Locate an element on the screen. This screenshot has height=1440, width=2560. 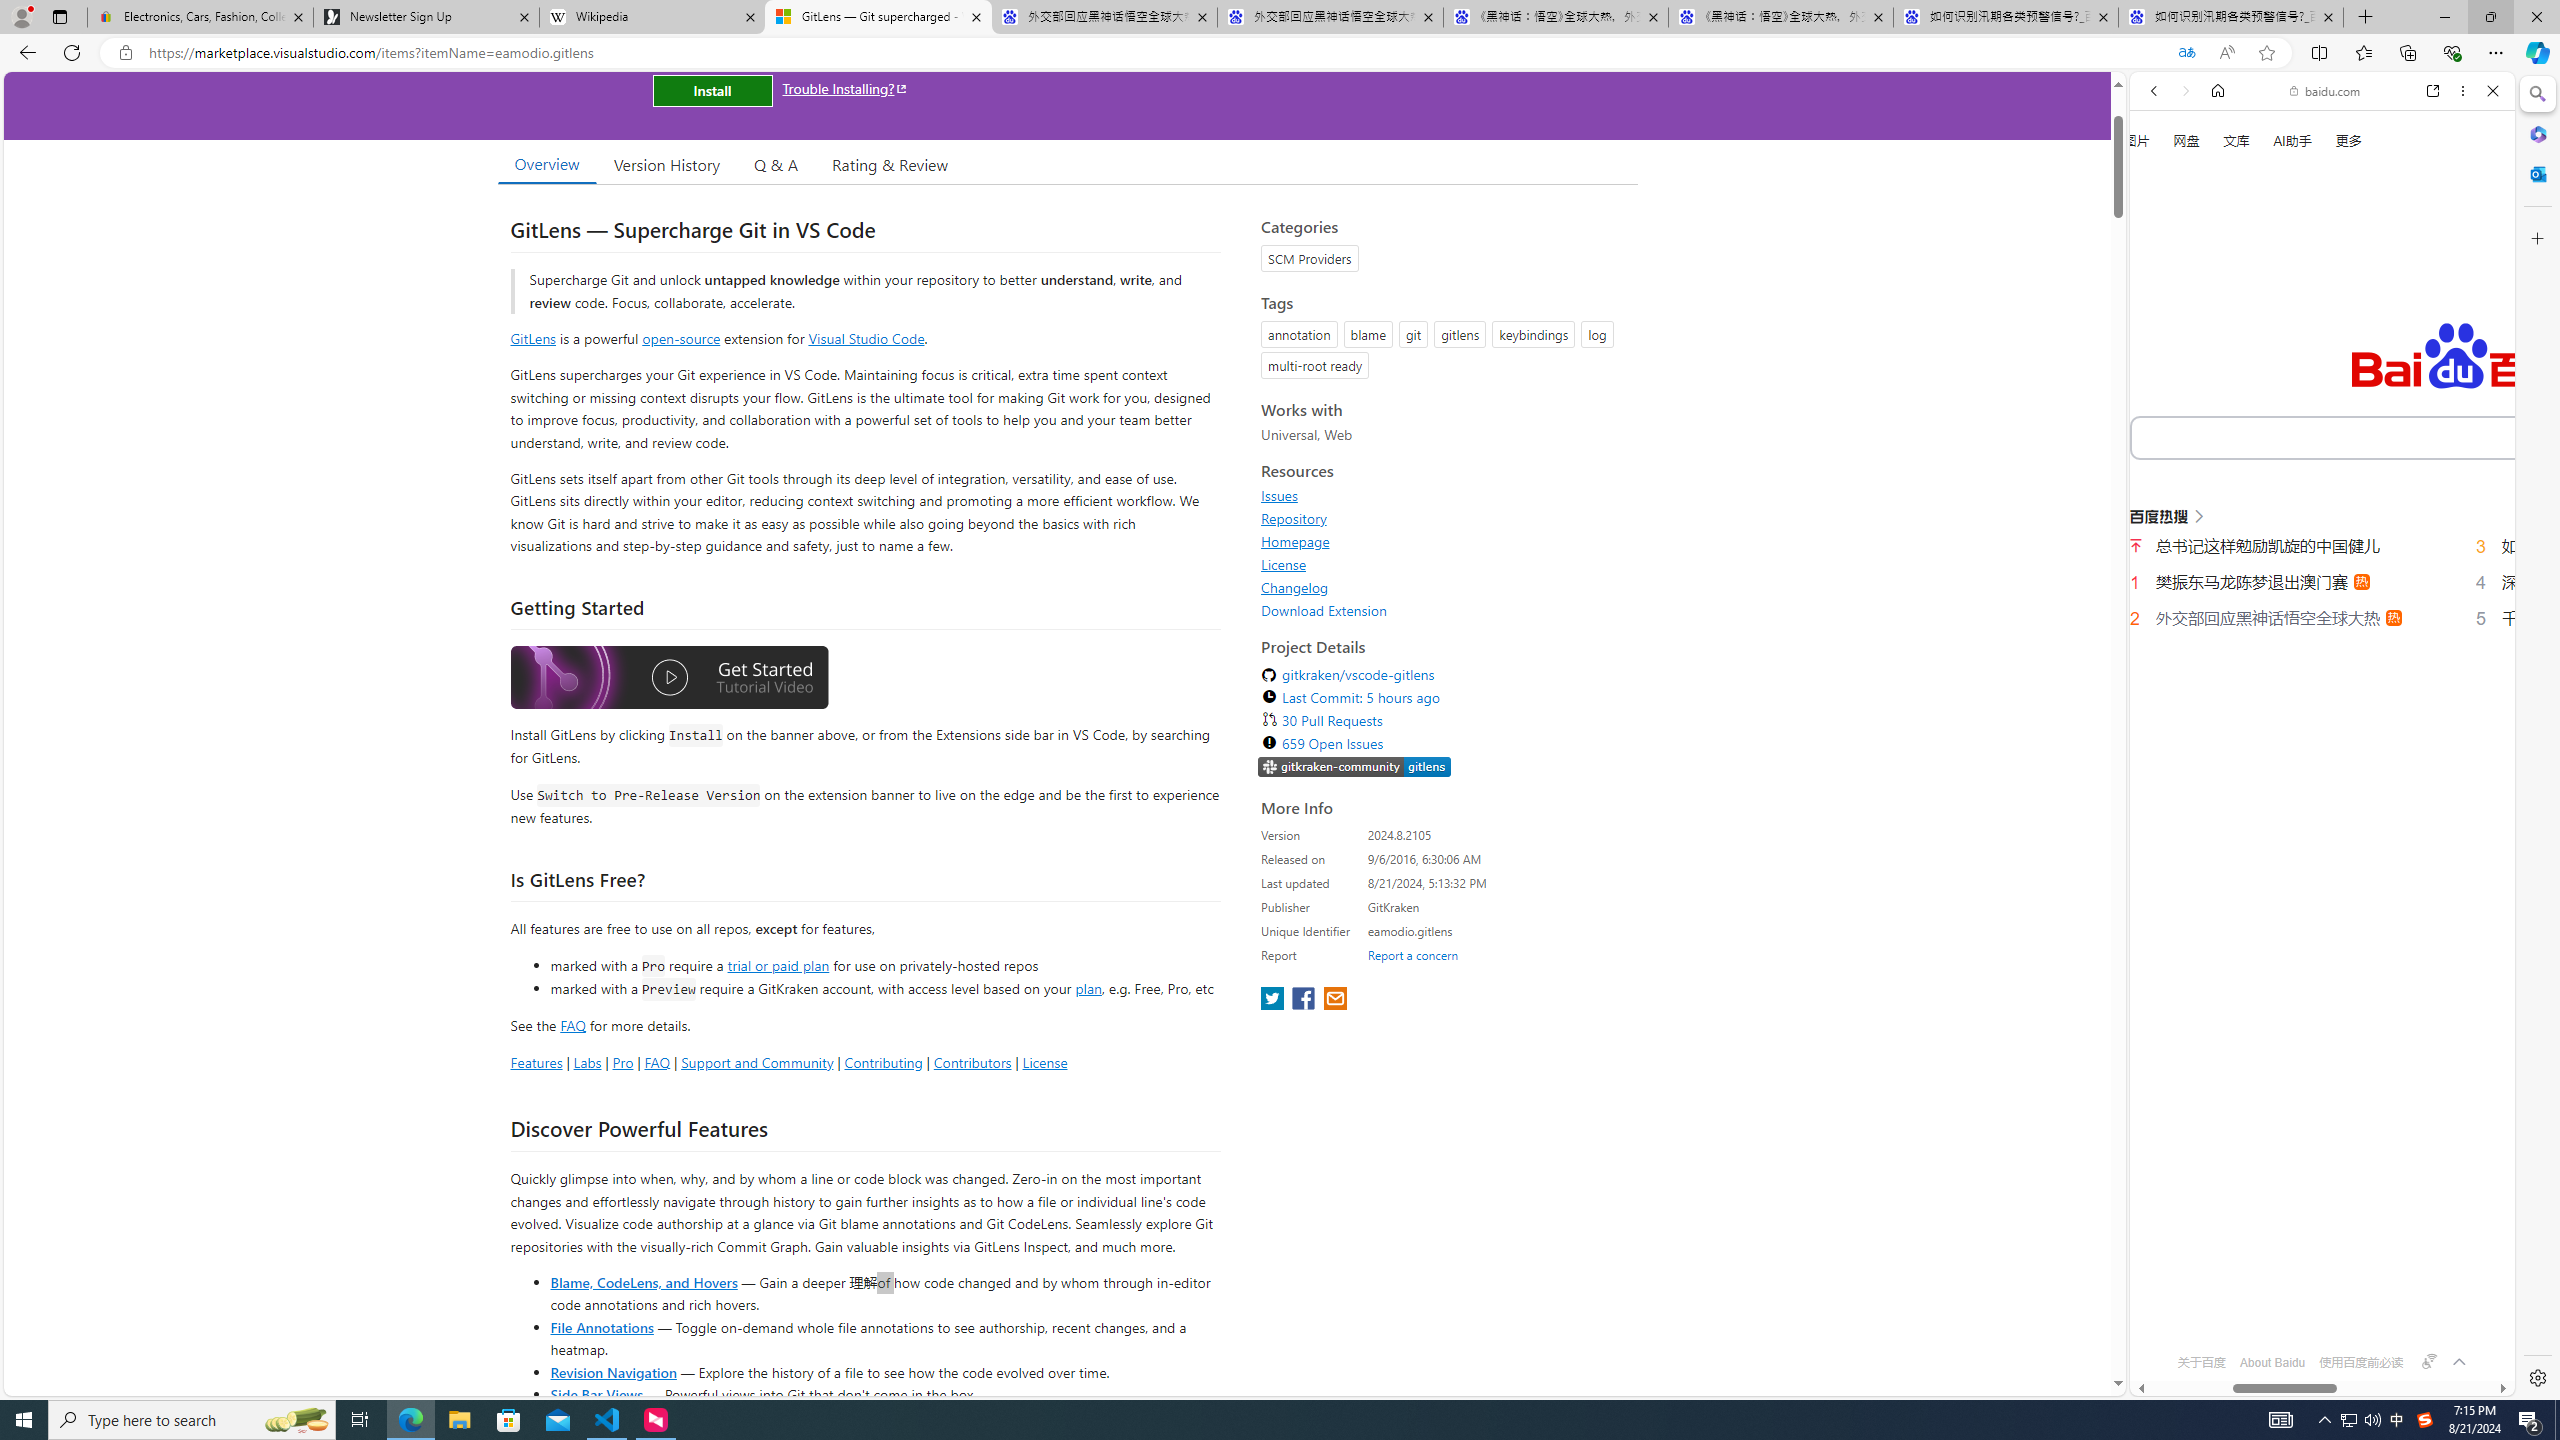
'Changelog' is located at coordinates (1443, 586).